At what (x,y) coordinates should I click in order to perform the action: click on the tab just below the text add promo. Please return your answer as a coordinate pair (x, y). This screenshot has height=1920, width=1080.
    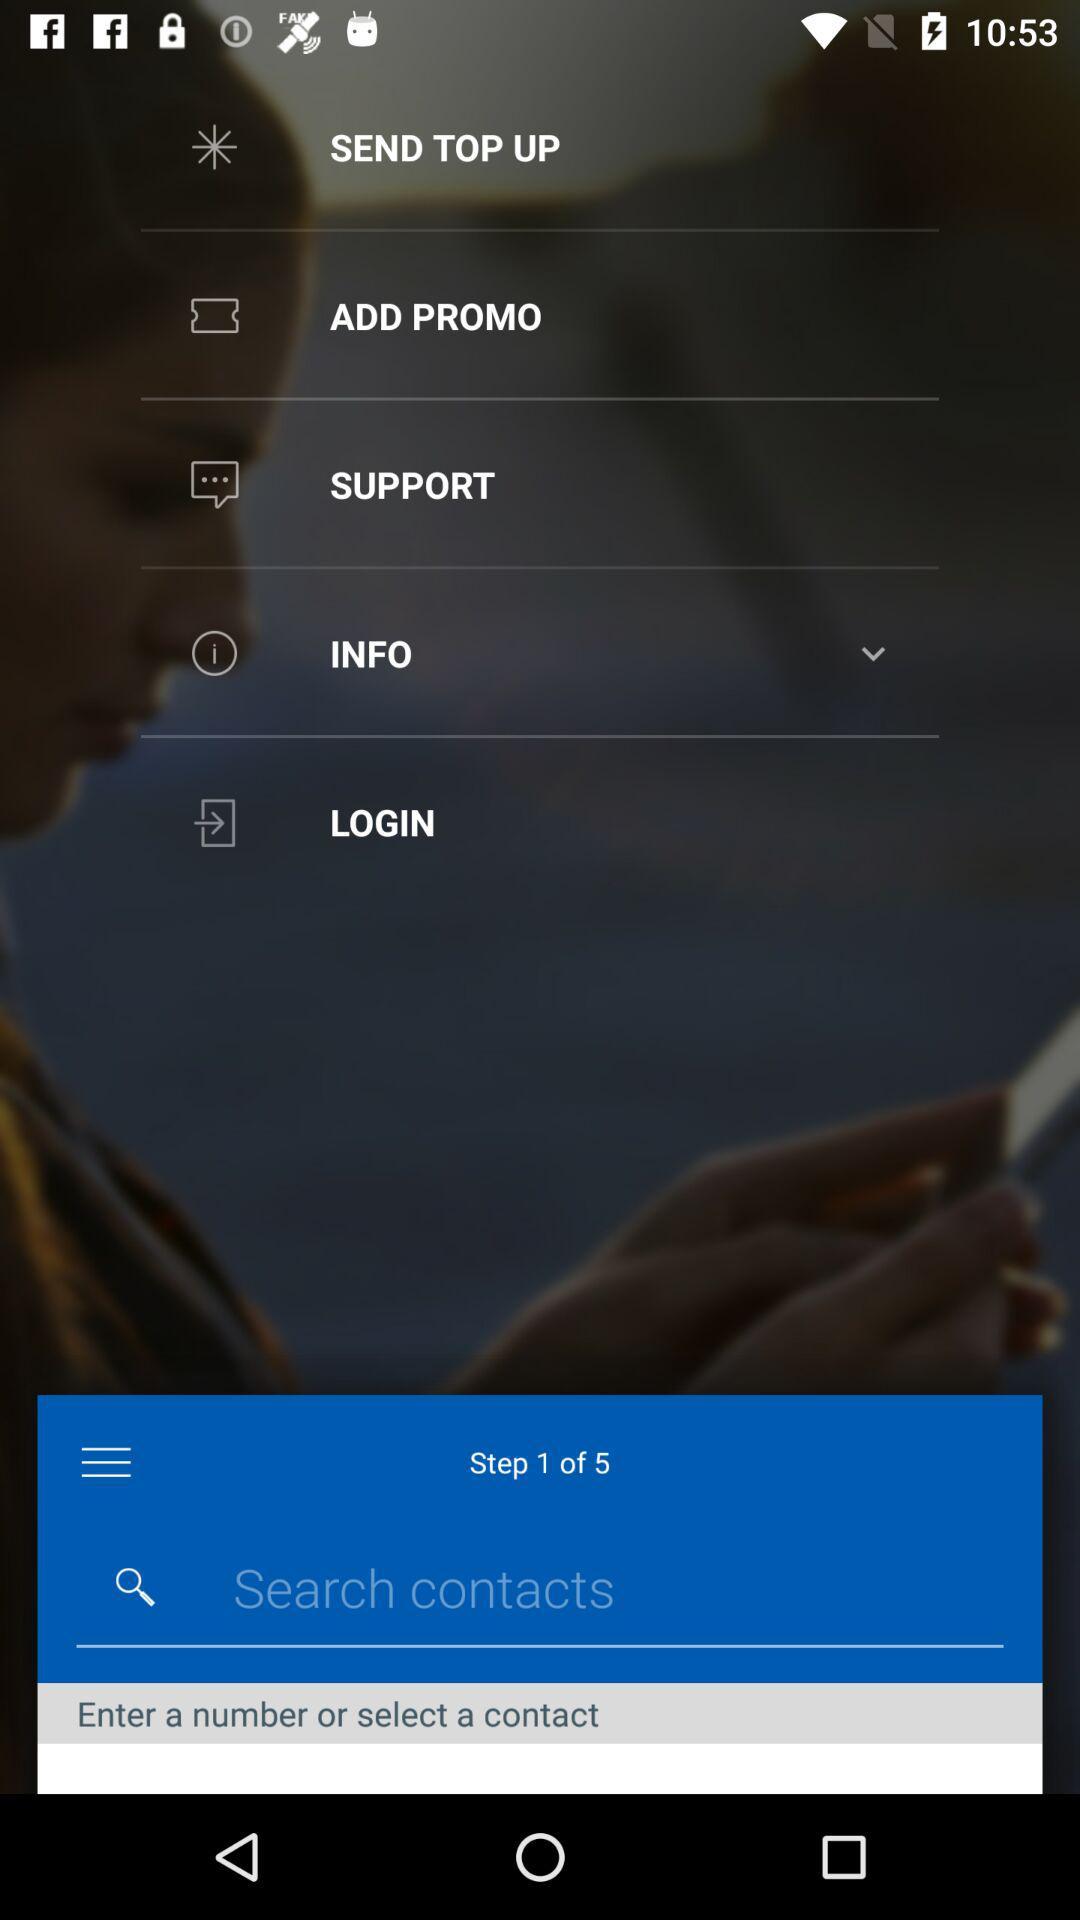
    Looking at the image, I should click on (540, 484).